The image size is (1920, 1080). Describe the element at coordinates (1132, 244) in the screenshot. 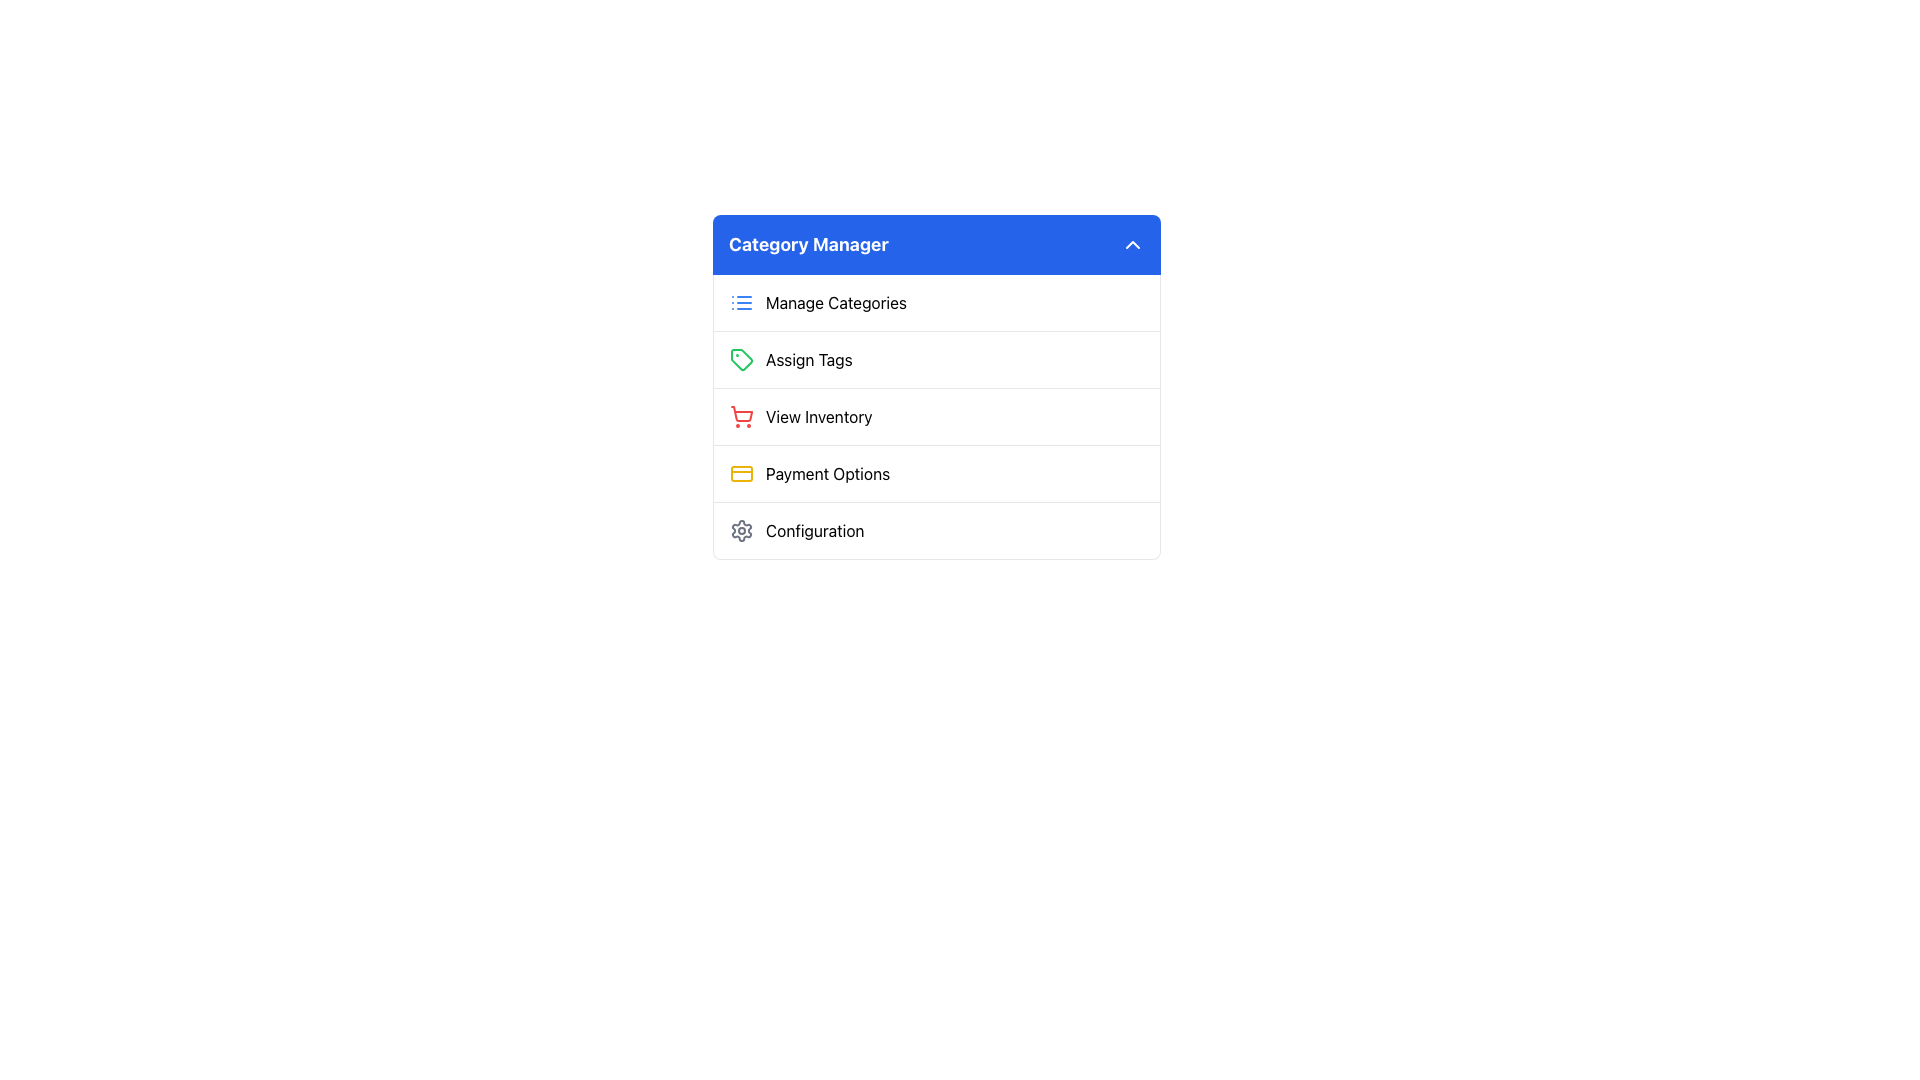

I see `the downward arrow button with a white outline on a blue background located at the top-right corner of the 'Category Manager' panel` at that location.